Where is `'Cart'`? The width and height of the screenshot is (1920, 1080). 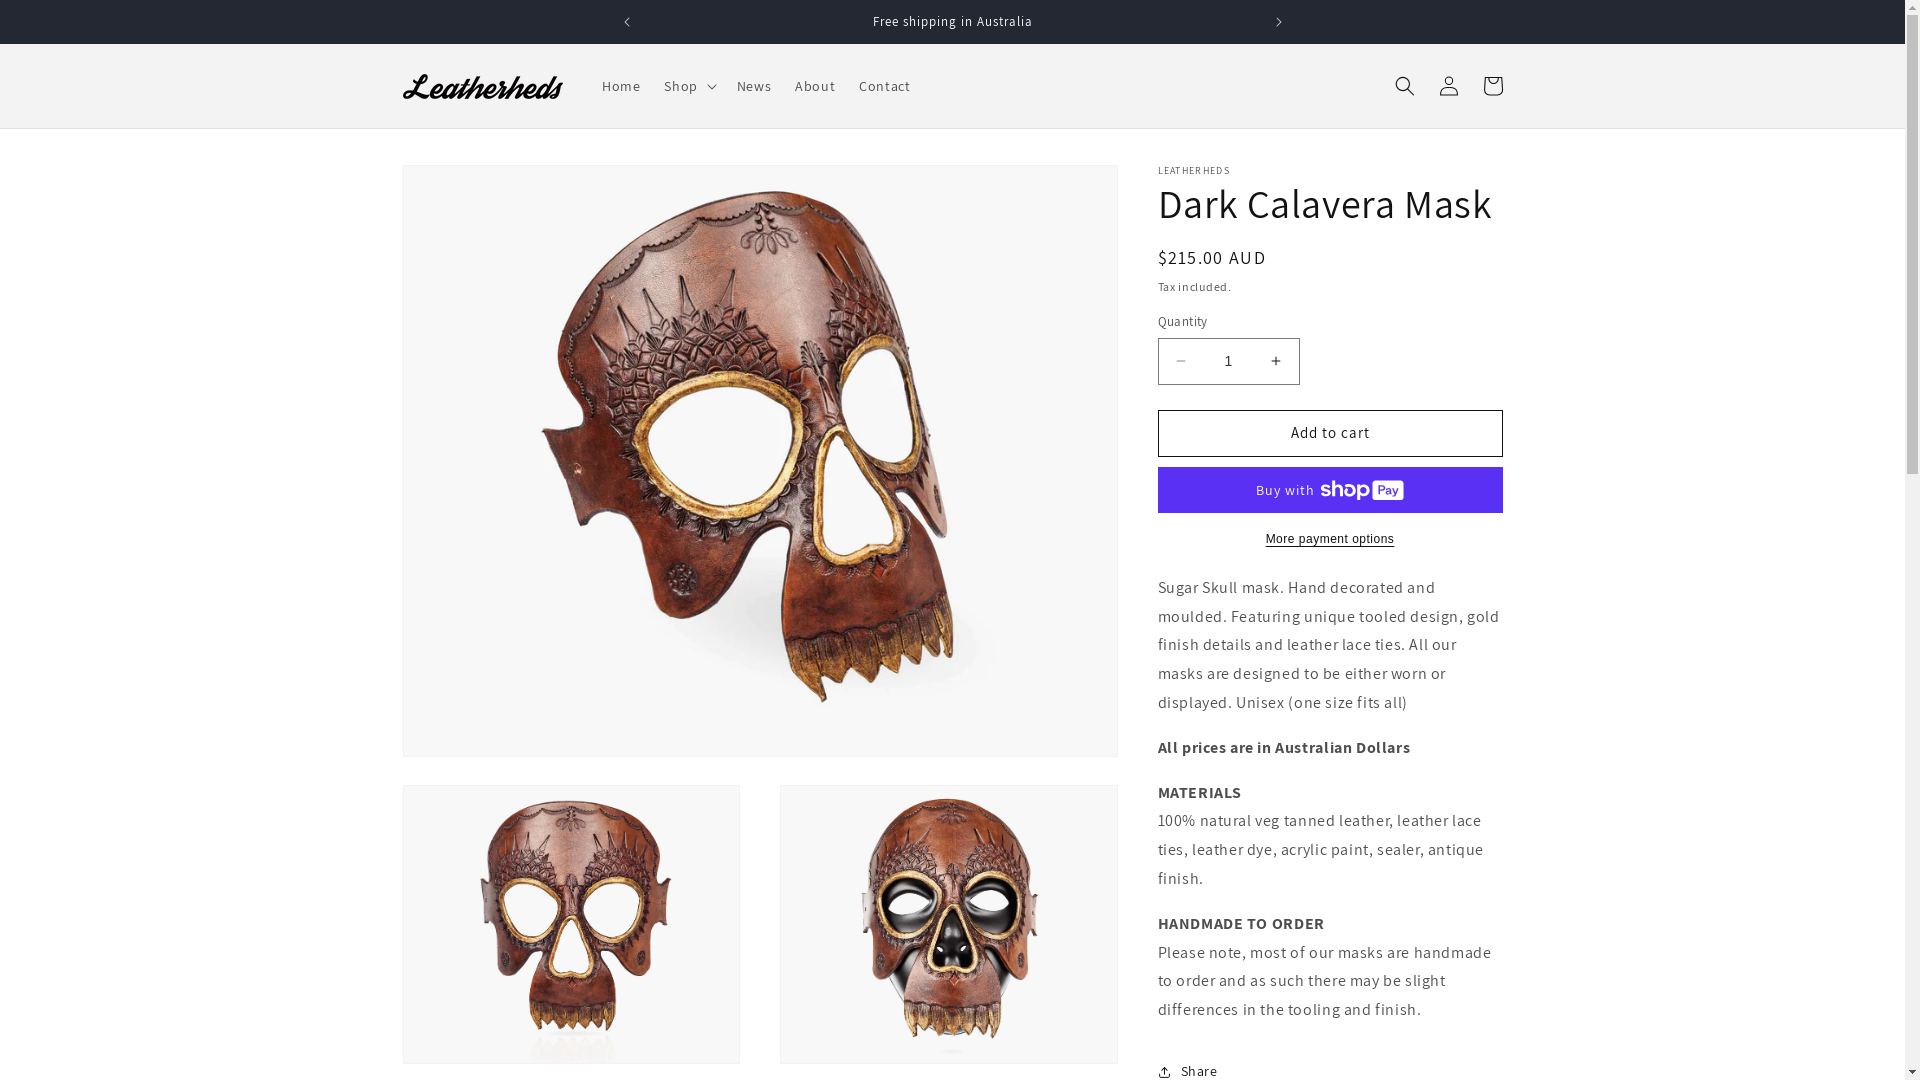 'Cart' is located at coordinates (1492, 84).